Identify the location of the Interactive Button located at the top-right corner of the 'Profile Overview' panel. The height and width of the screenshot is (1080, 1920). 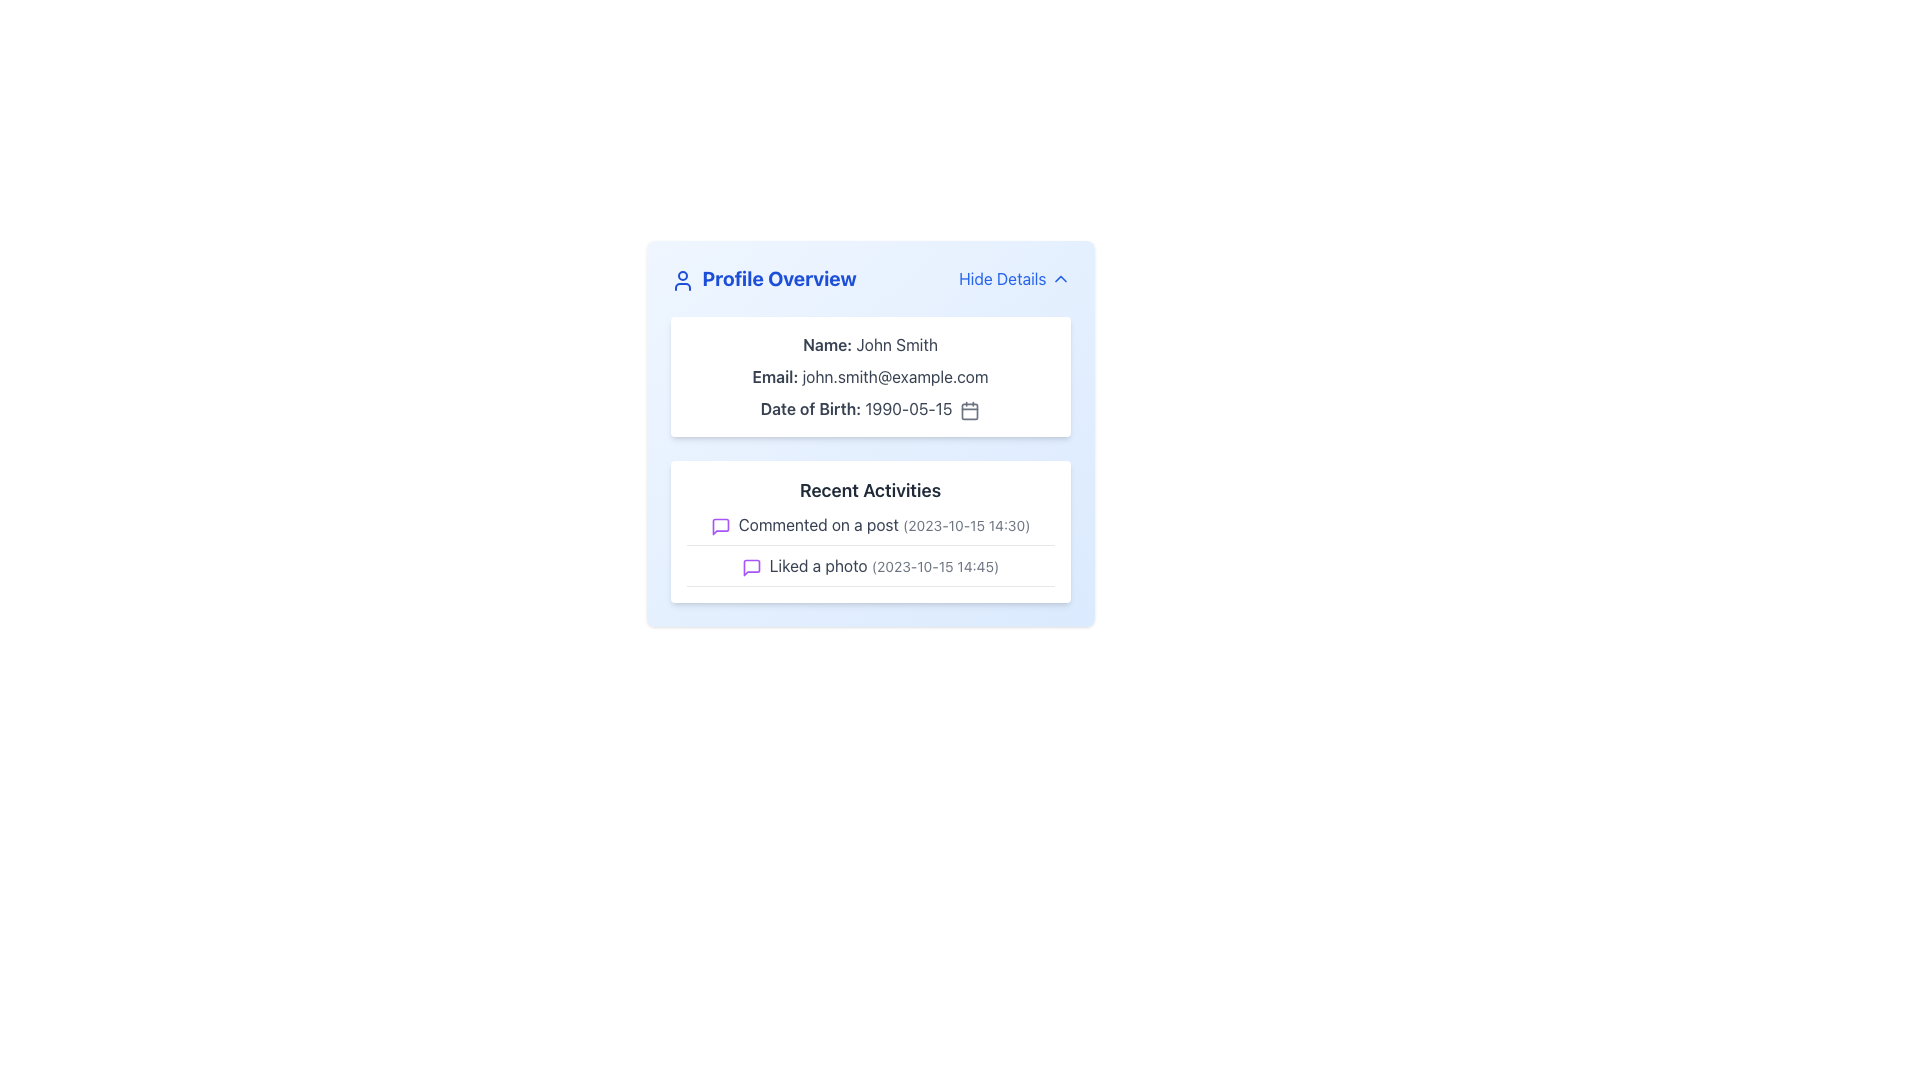
(1014, 278).